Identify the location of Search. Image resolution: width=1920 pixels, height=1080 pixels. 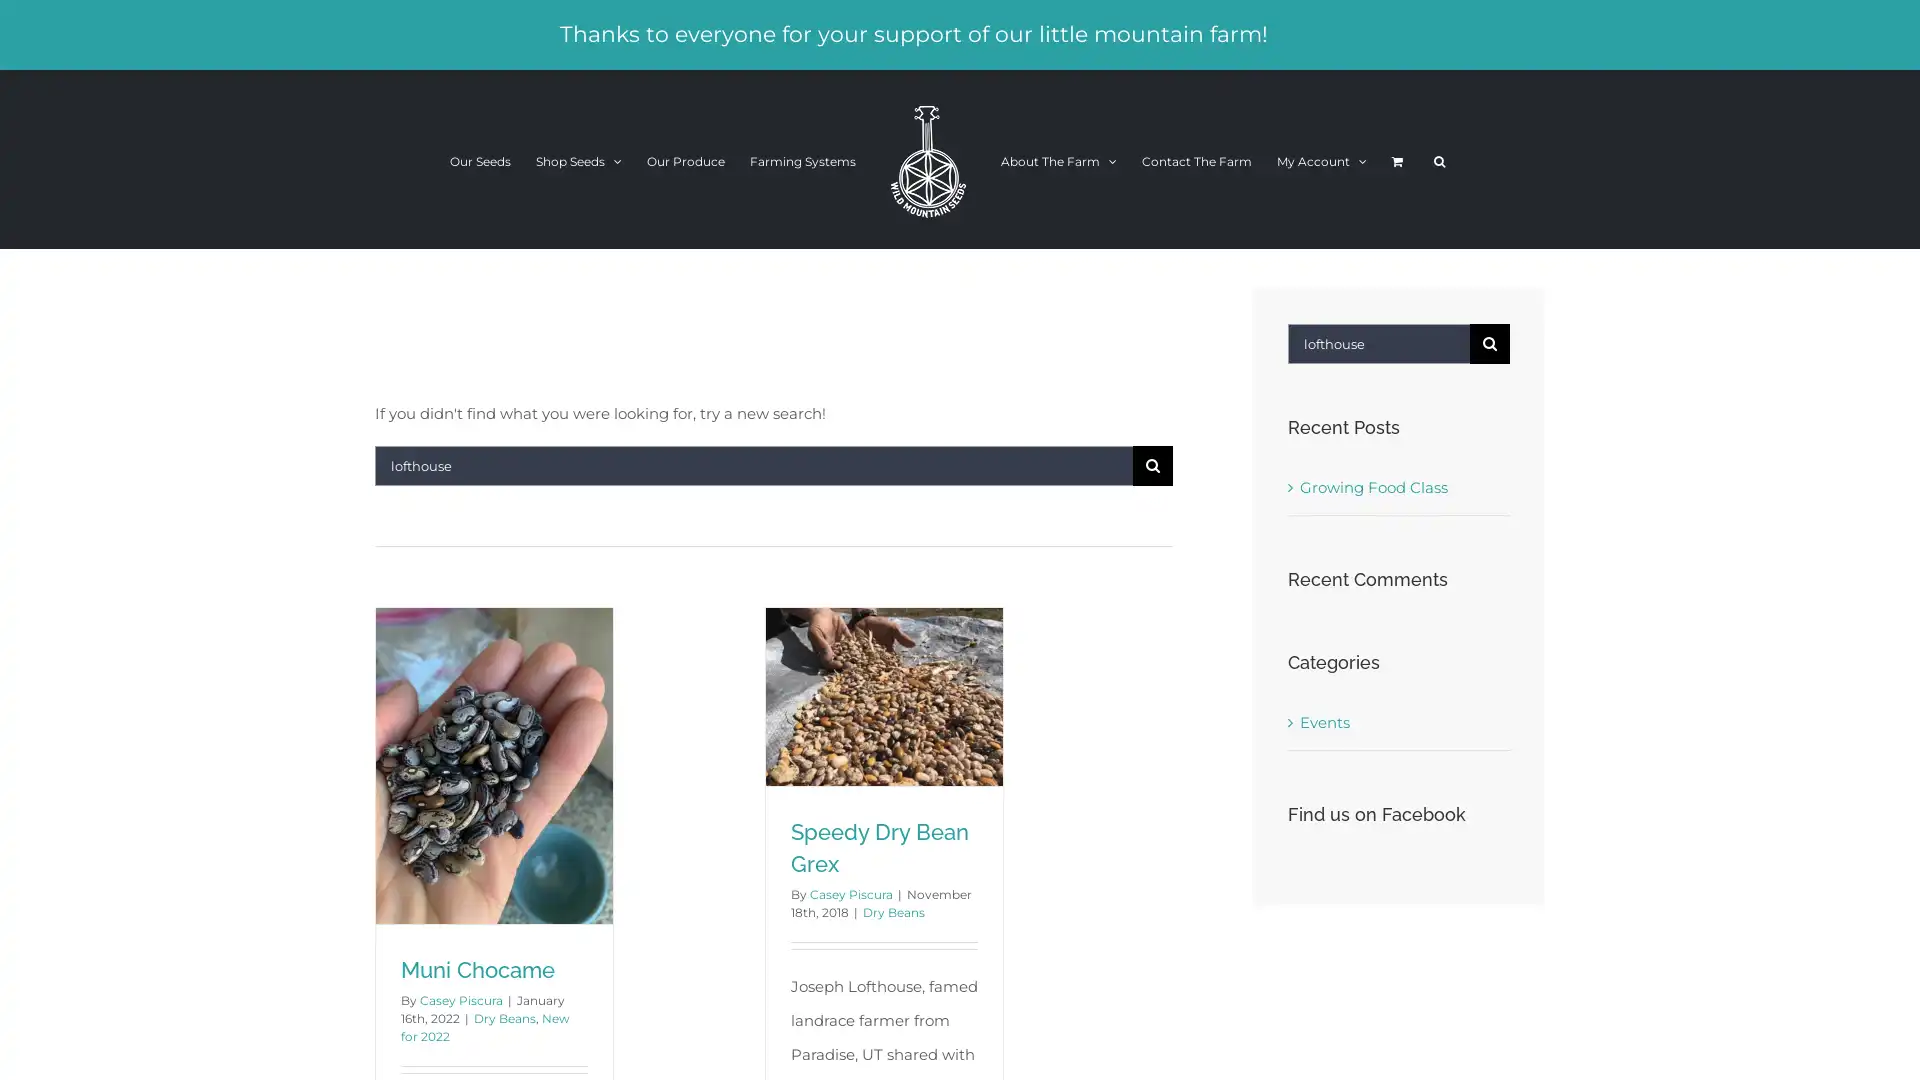
(1438, 157).